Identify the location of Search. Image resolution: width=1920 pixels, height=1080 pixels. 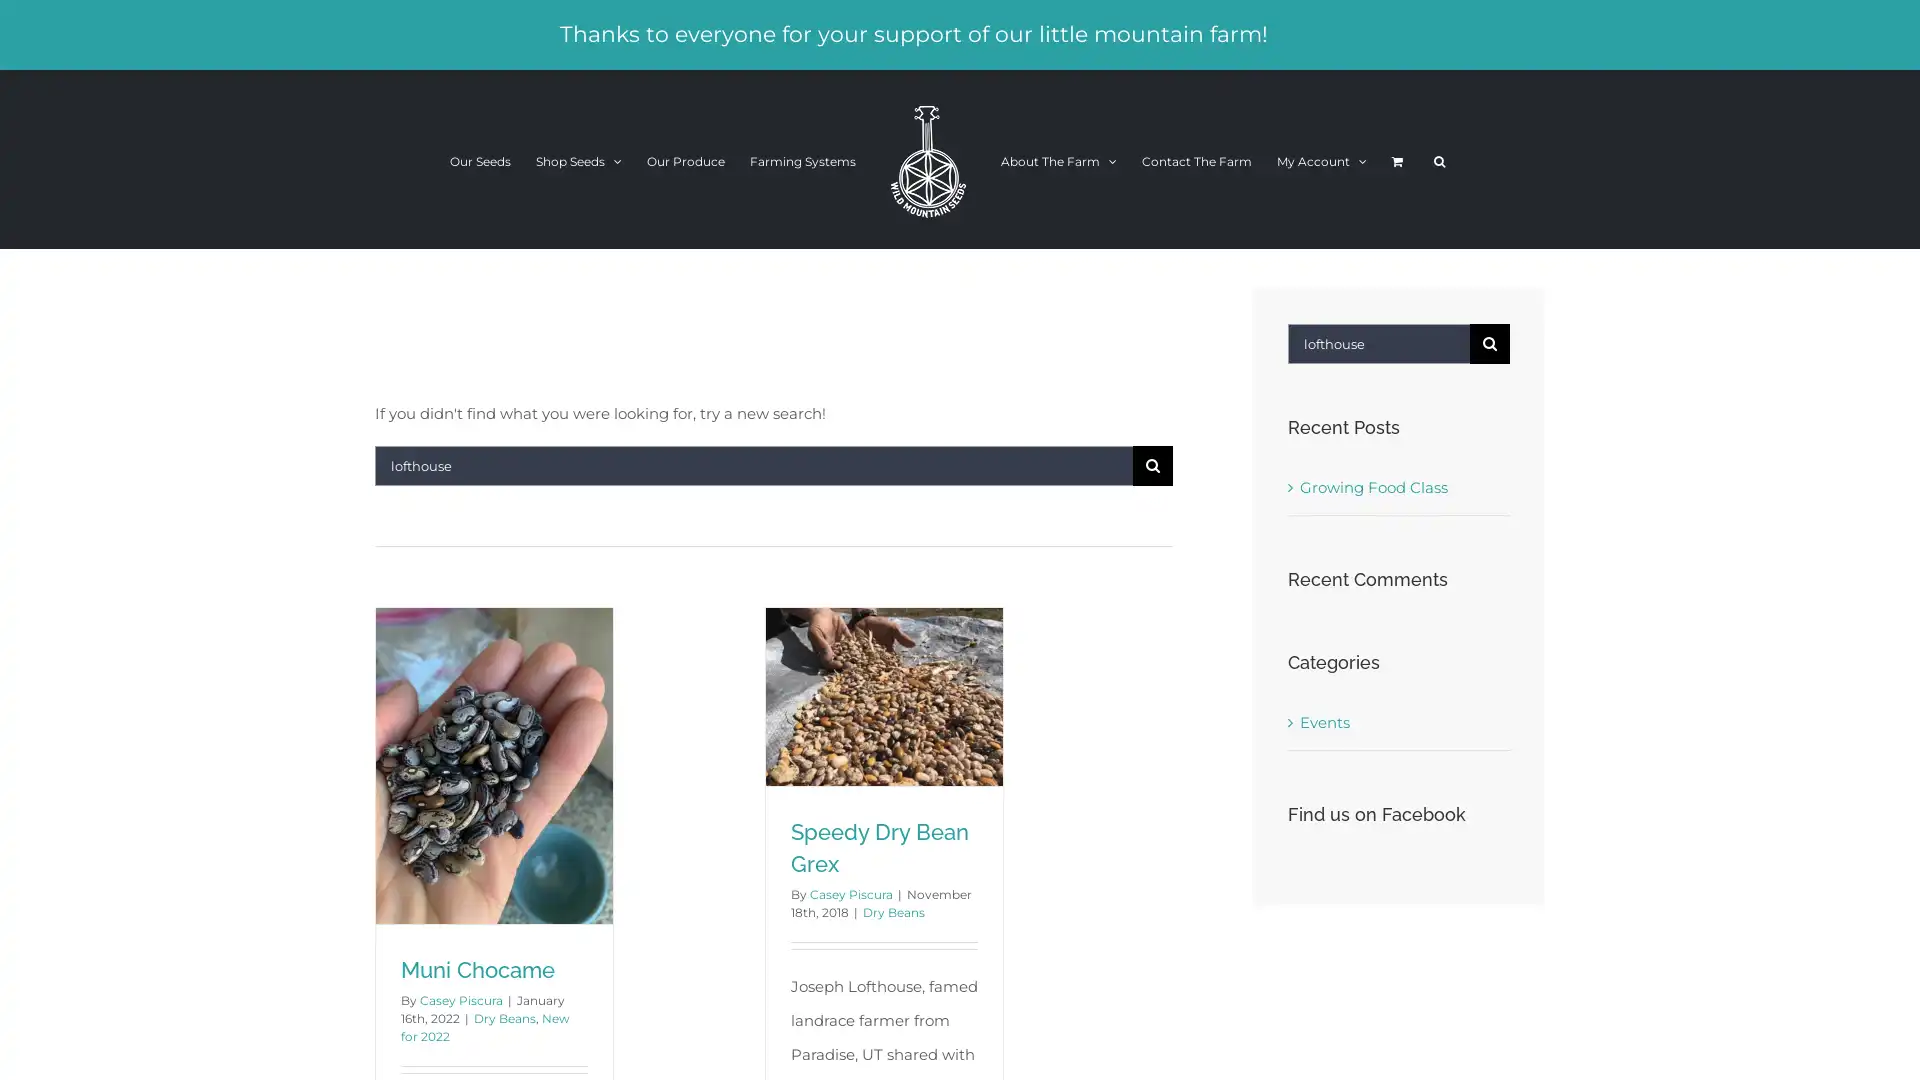
(1438, 157).